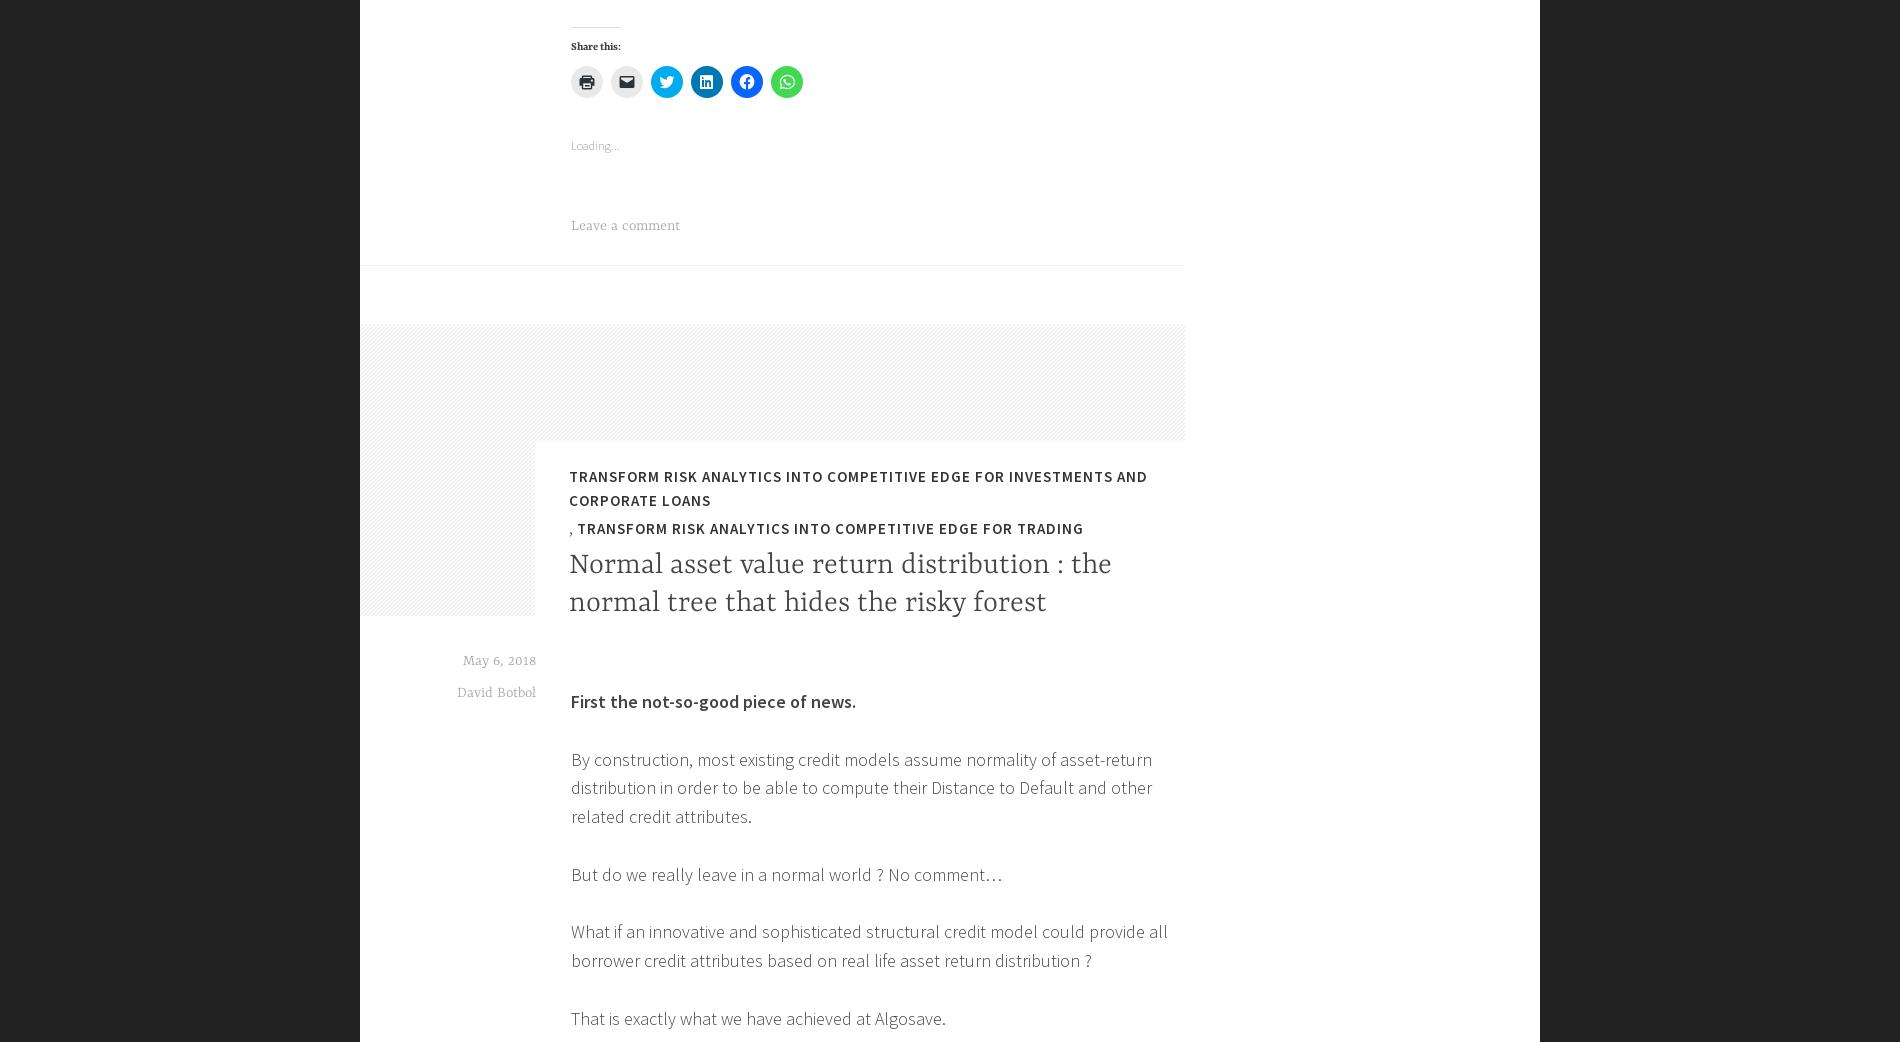  Describe the element at coordinates (873, 160) in the screenshot. I see `'Ask for your private access to ALGOSAVE ISSUER DATABASE and check how you can increase the POWER AND UNIQUENESS of your financial analysis.'` at that location.